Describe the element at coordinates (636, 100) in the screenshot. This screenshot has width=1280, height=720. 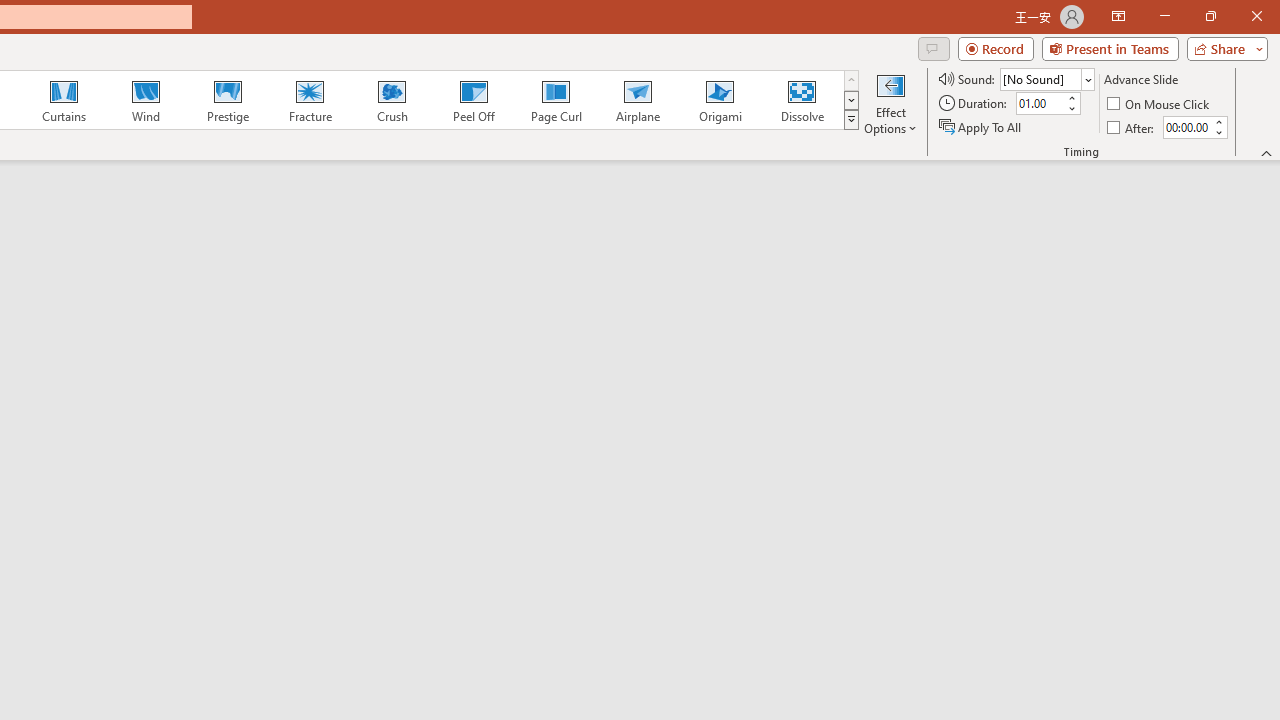
I see `'Airplane'` at that location.